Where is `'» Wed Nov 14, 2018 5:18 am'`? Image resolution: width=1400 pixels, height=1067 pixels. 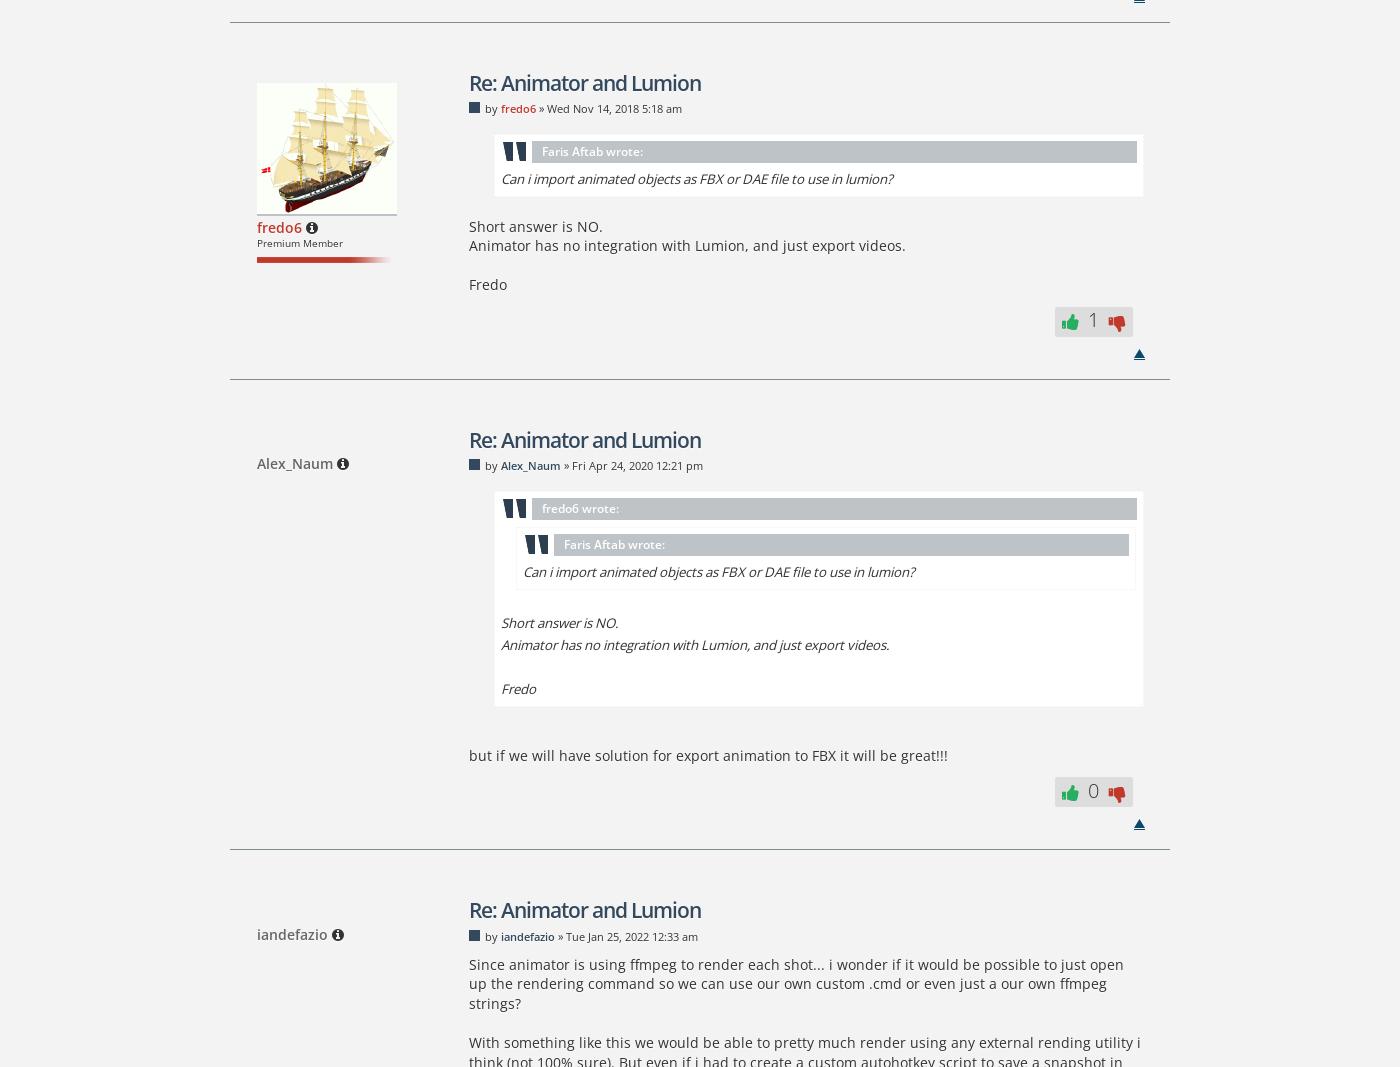
'» Wed Nov 14, 2018 5:18 am' is located at coordinates (534, 107).